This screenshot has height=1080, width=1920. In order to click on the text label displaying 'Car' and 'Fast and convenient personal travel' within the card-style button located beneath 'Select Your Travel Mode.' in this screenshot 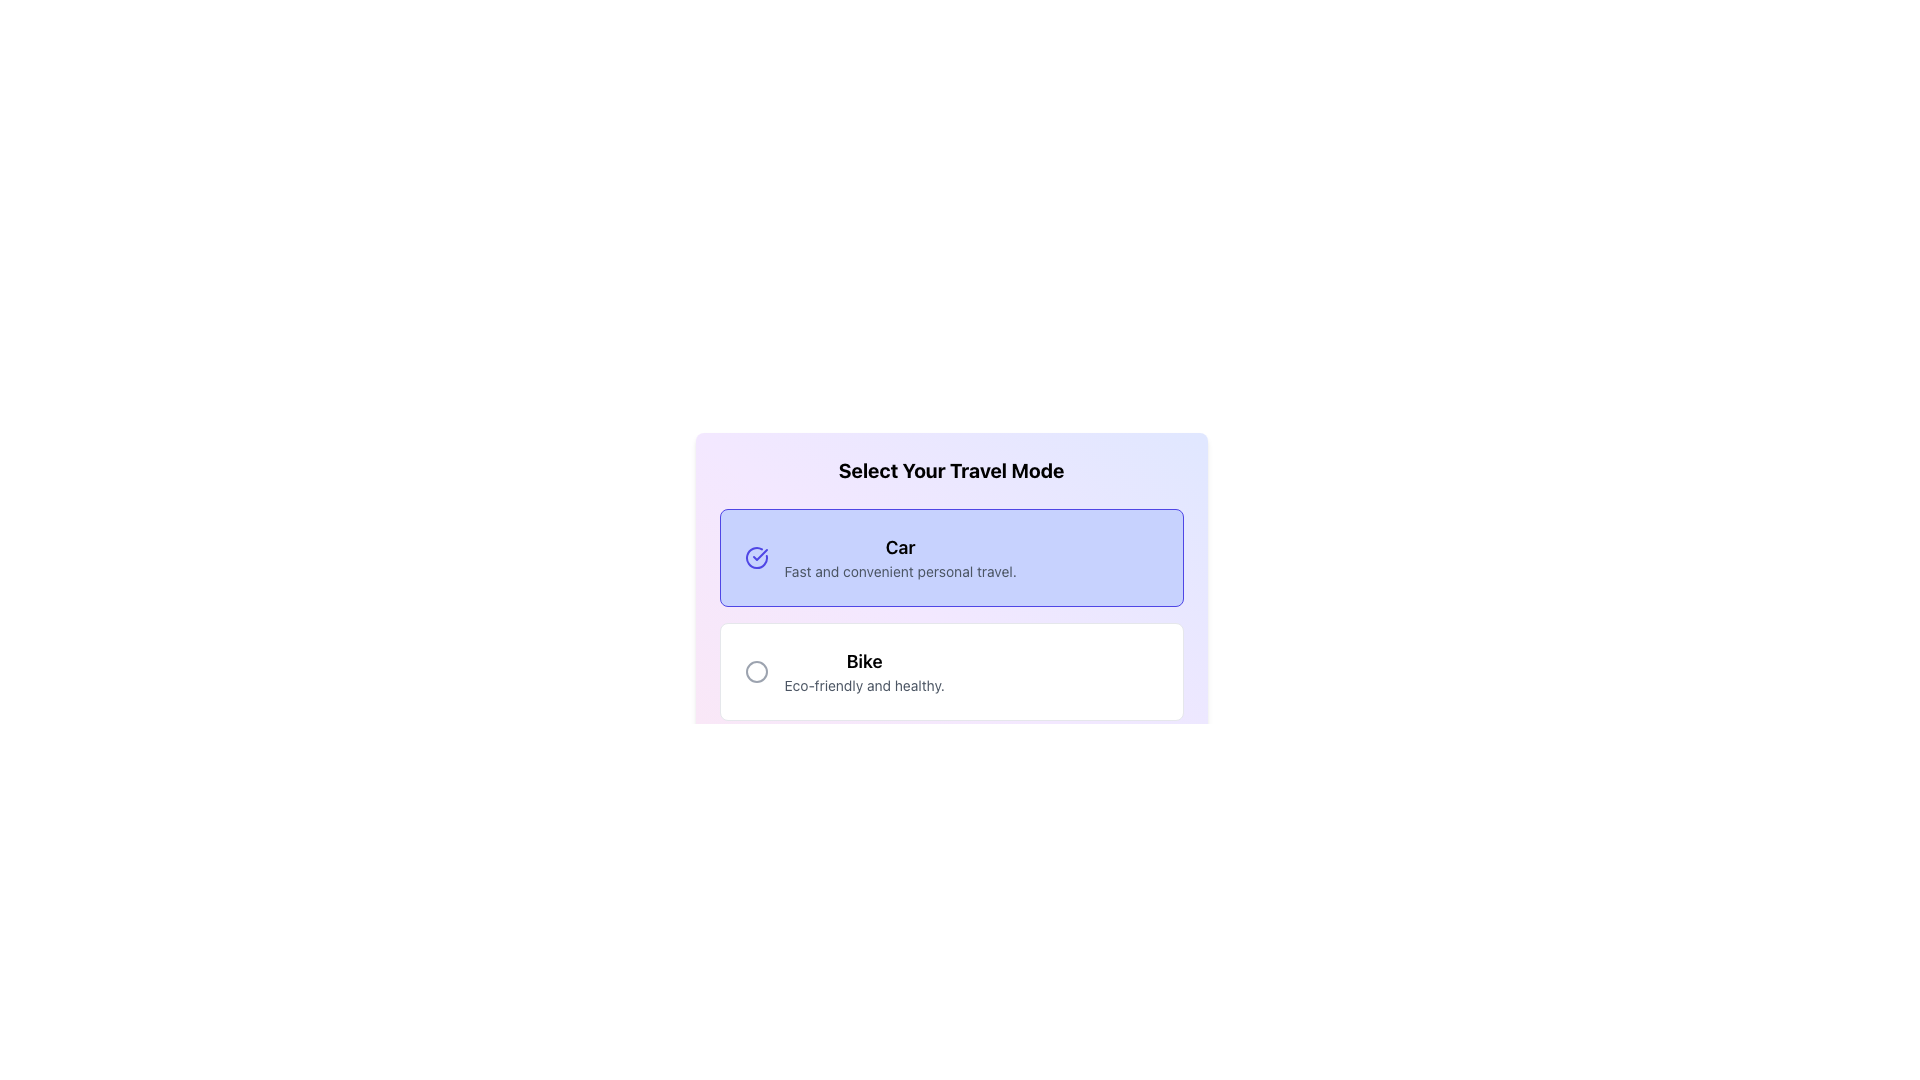, I will do `click(899, 558)`.